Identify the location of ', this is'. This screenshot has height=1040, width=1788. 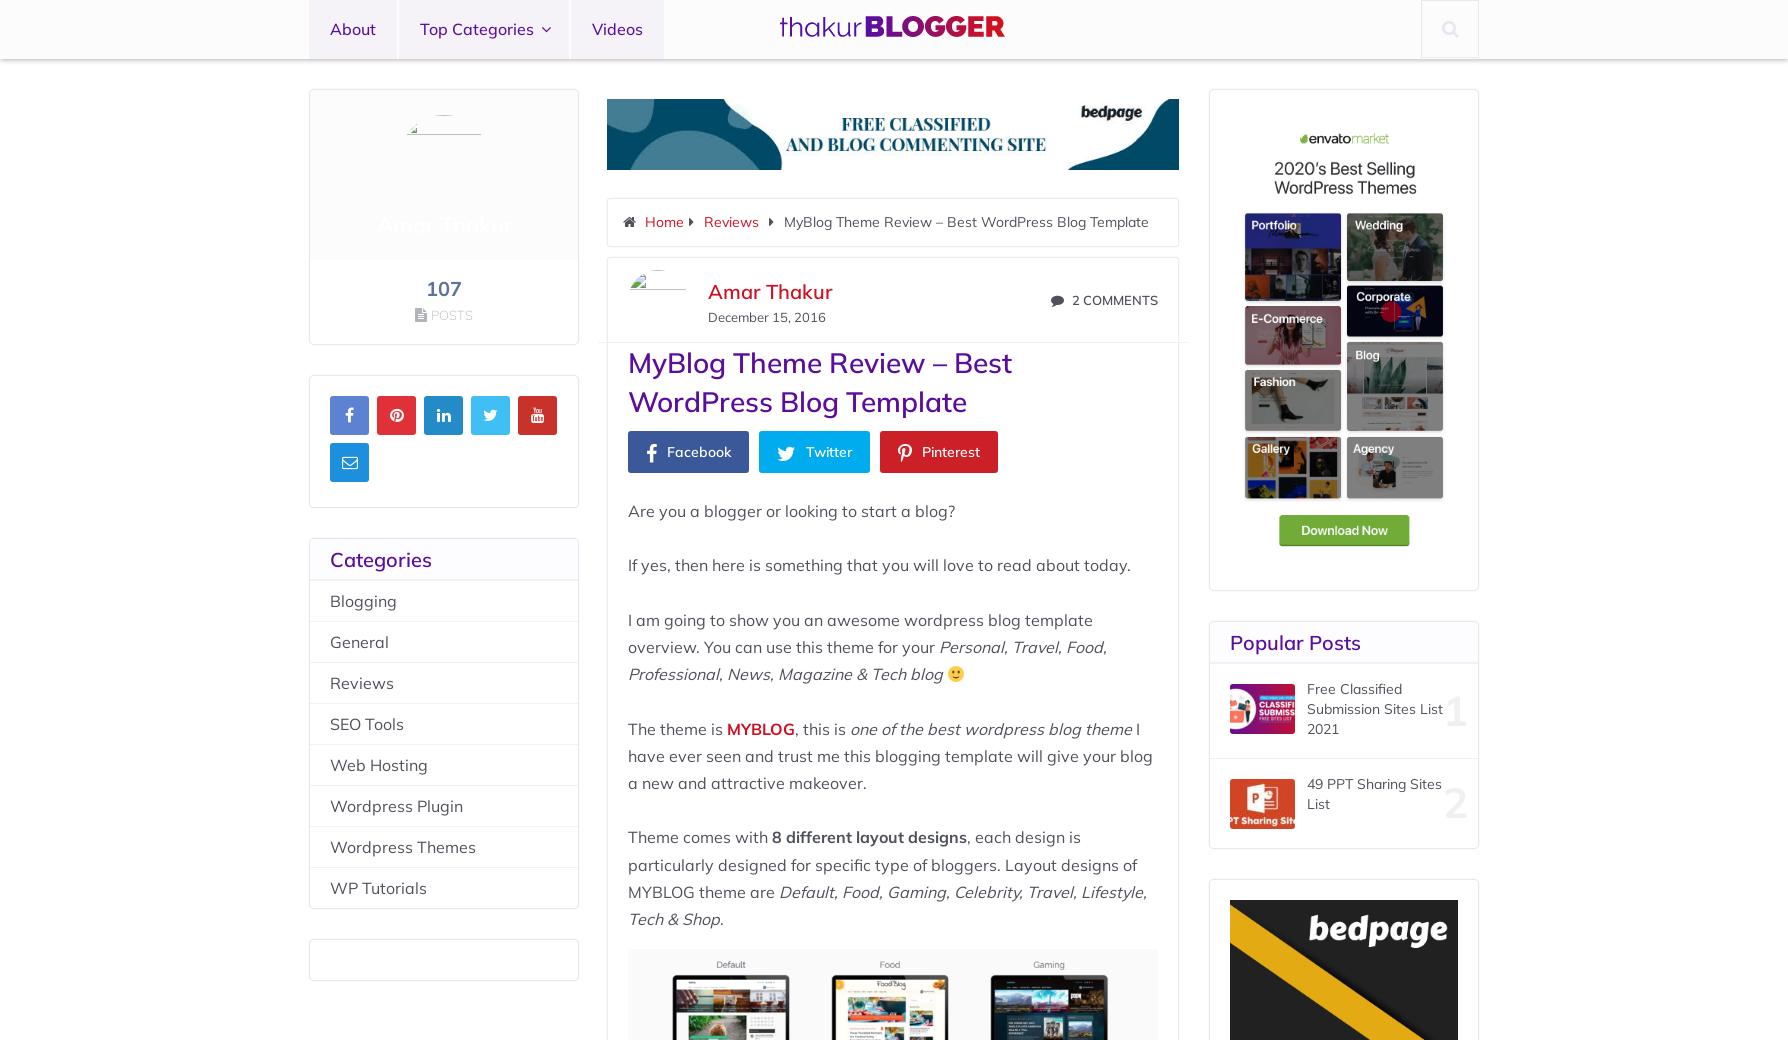
(820, 728).